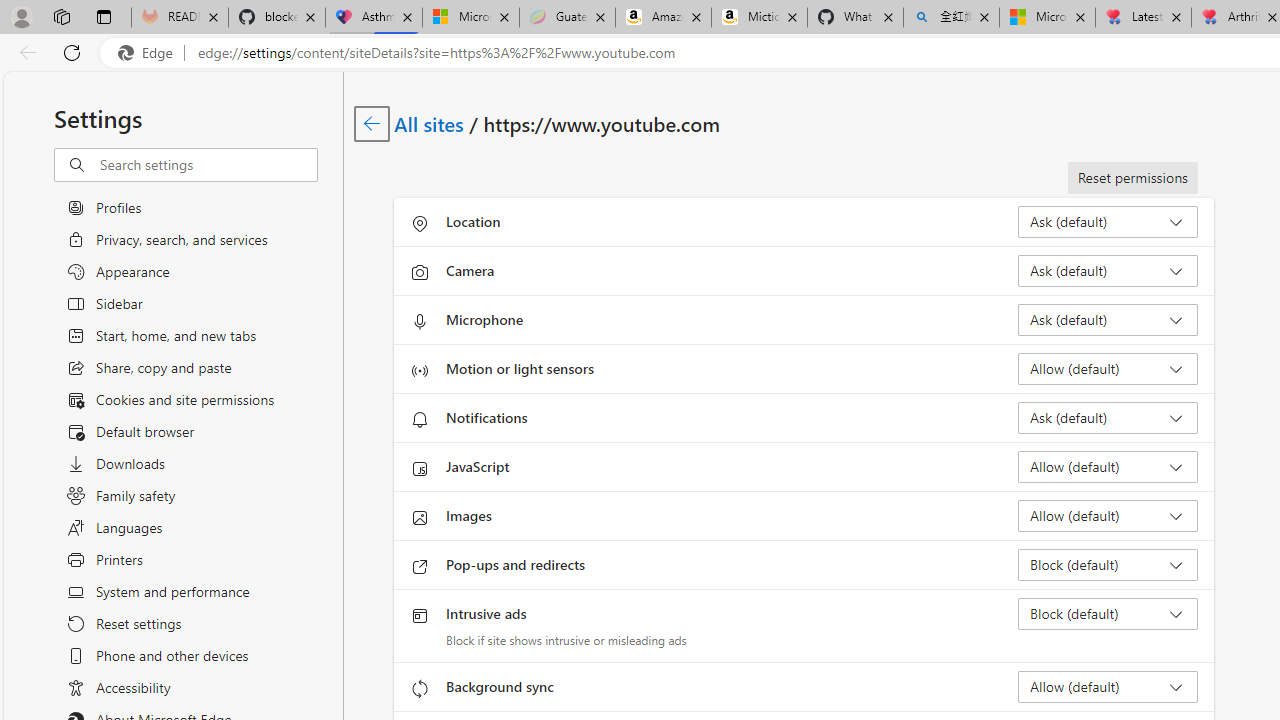 This screenshot has height=720, width=1280. I want to click on 'Location Ask (default)', so click(1106, 222).